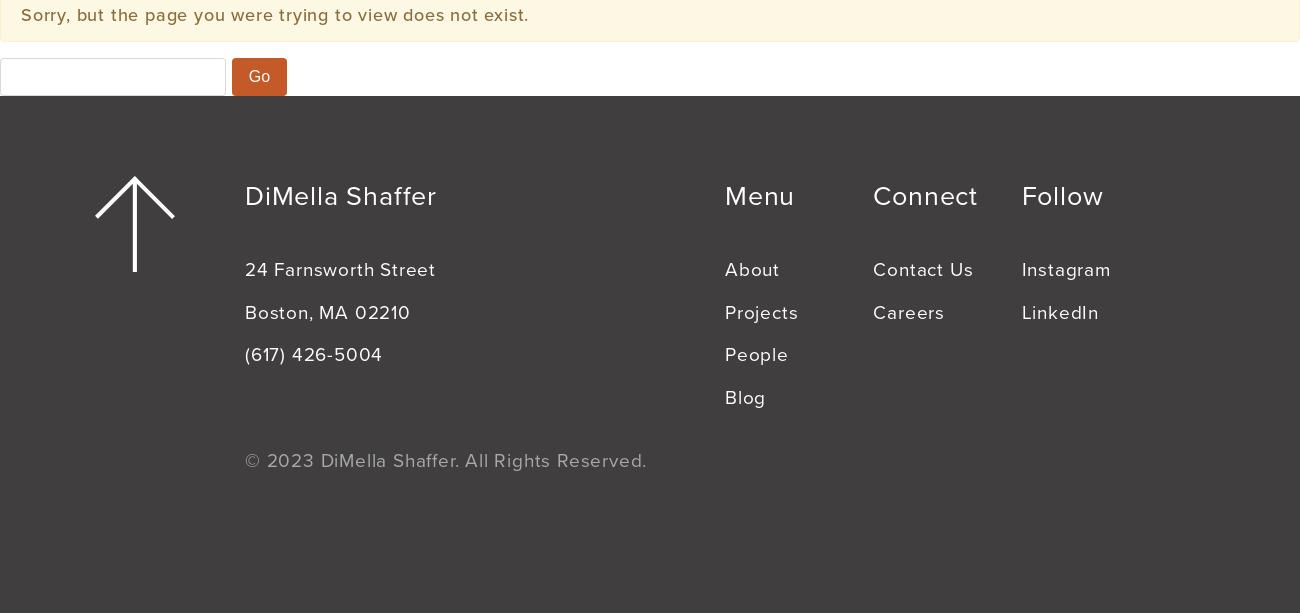  What do you see at coordinates (756, 353) in the screenshot?
I see `'People'` at bounding box center [756, 353].